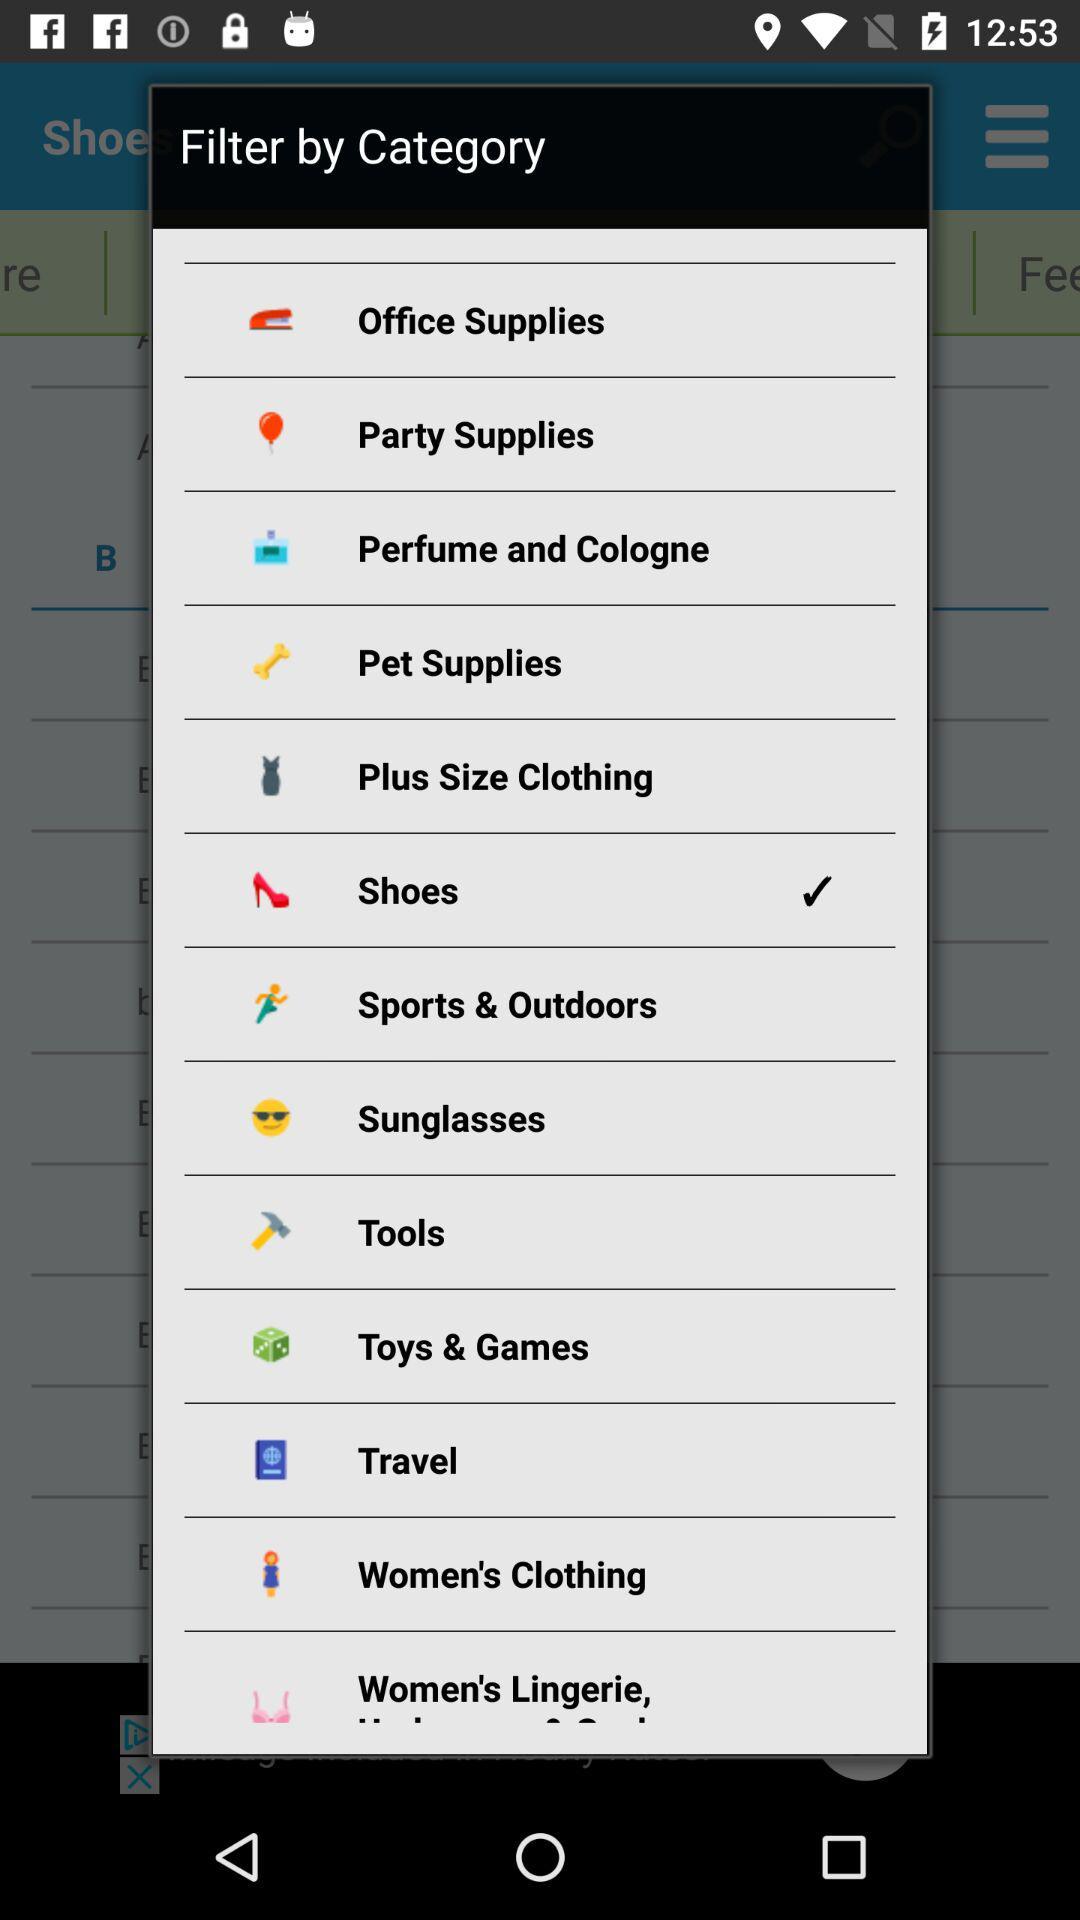  Describe the element at coordinates (563, 888) in the screenshot. I see `shoes app` at that location.